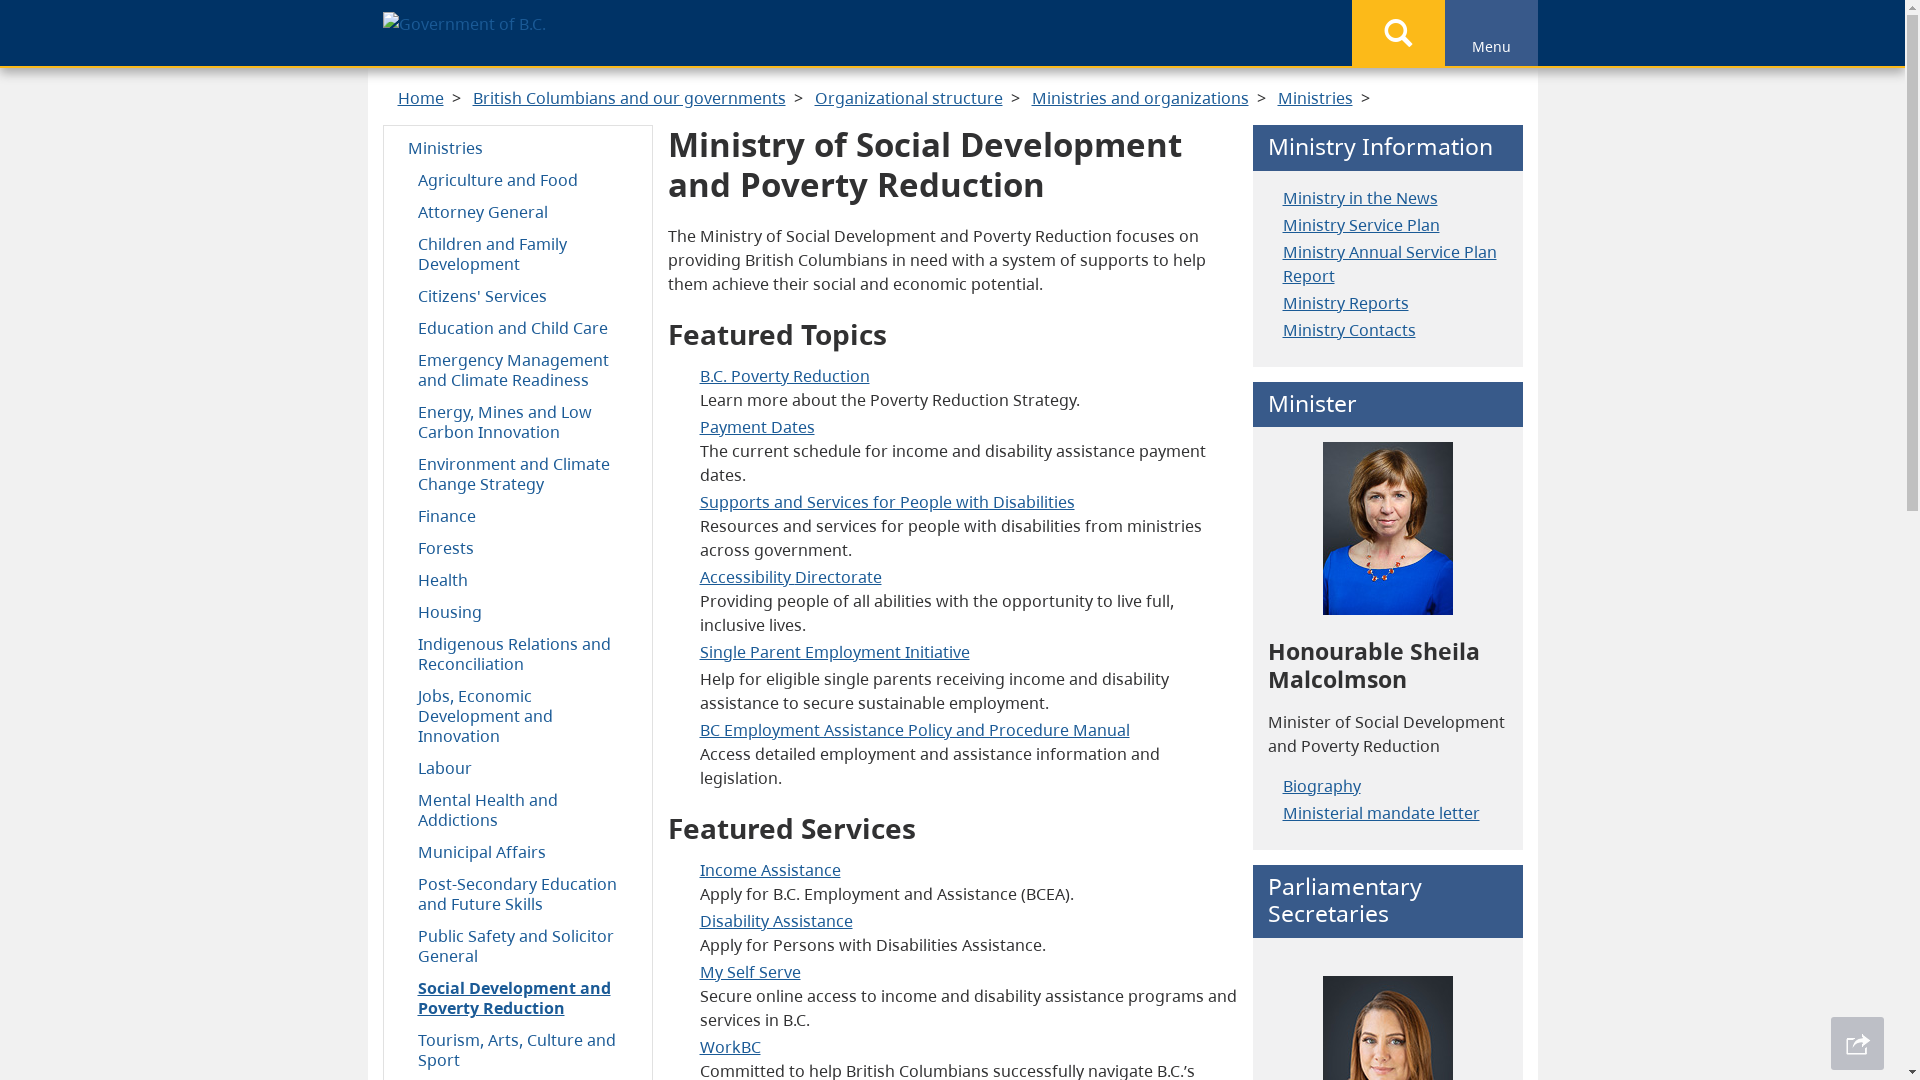 Image resolution: width=1920 pixels, height=1080 pixels. What do you see at coordinates (518, 945) in the screenshot?
I see `'Public Safety and Solicitor General'` at bounding box center [518, 945].